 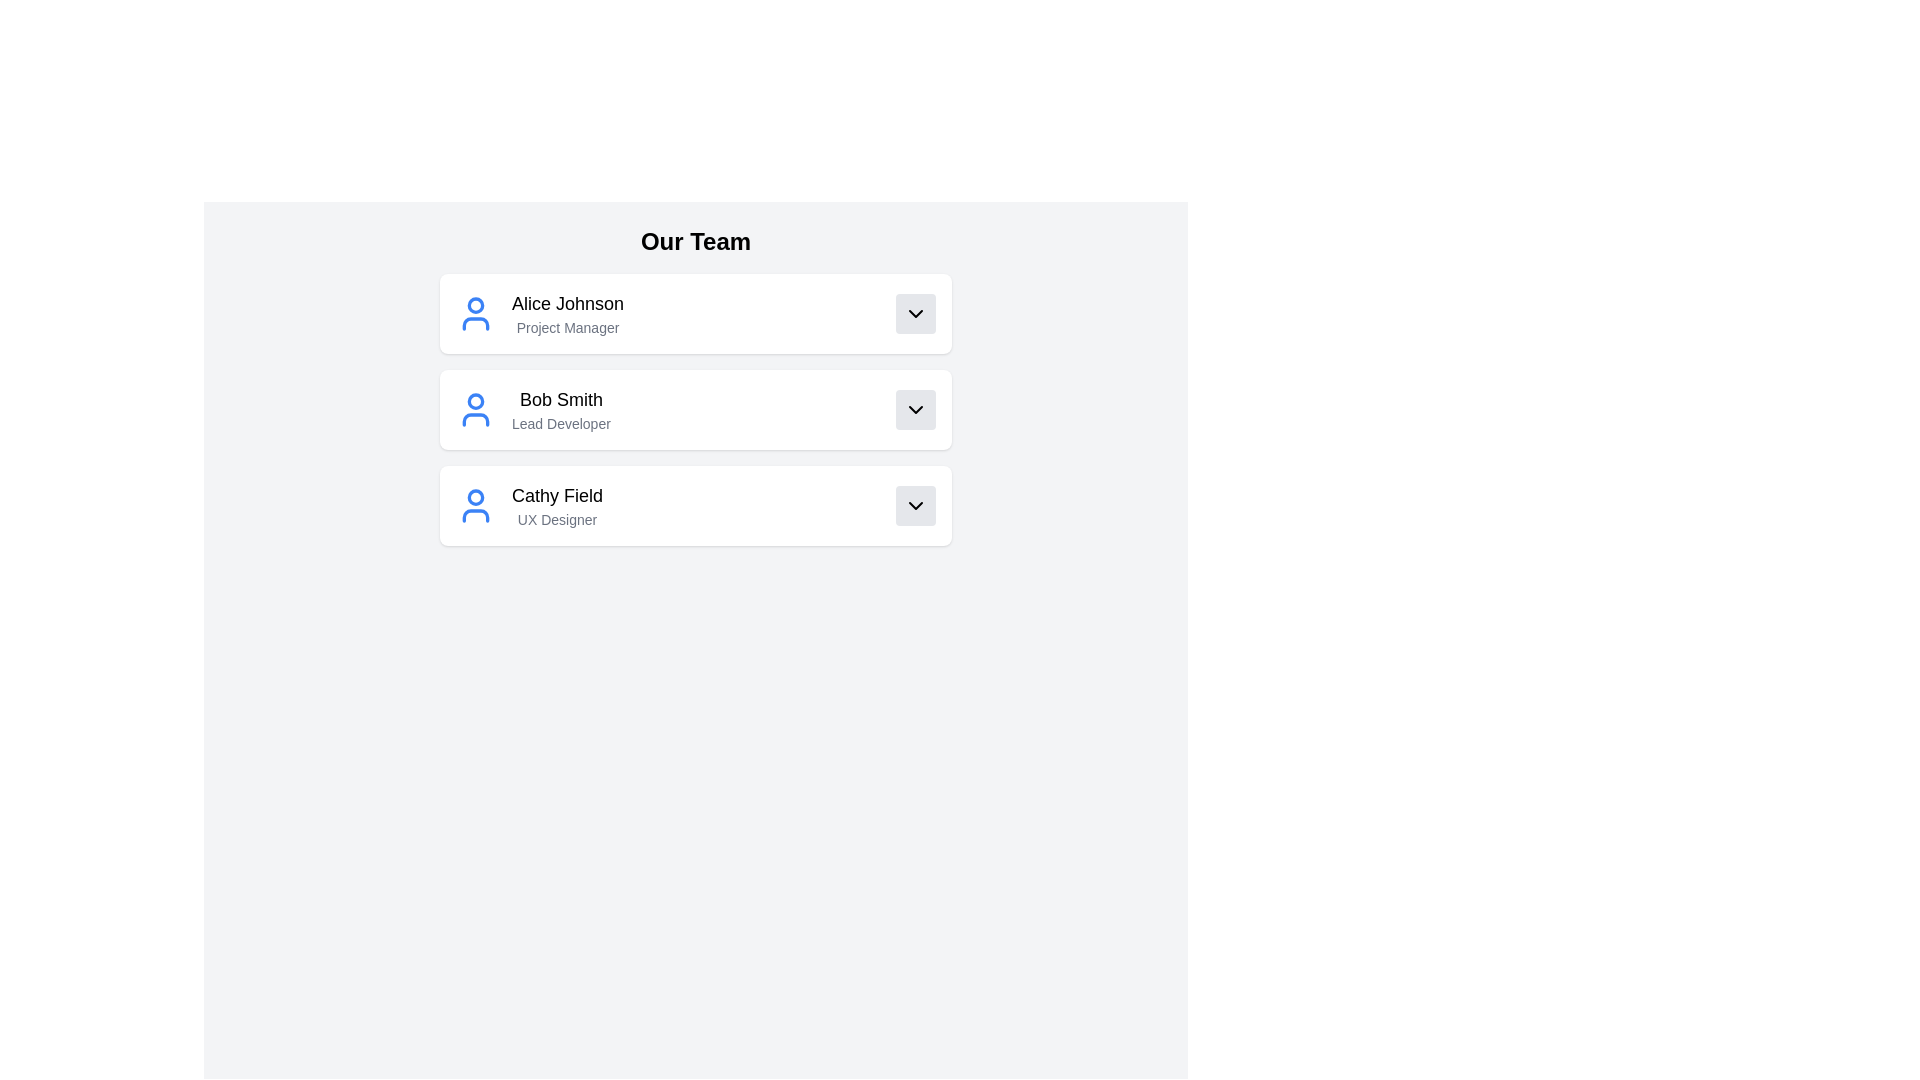 I want to click on the user icon representing 'Bob Smith', located in the second row of the 'Our Team' list, directly to the left of the texts 'Bob Smith' and 'Lead Developer', so click(x=474, y=408).